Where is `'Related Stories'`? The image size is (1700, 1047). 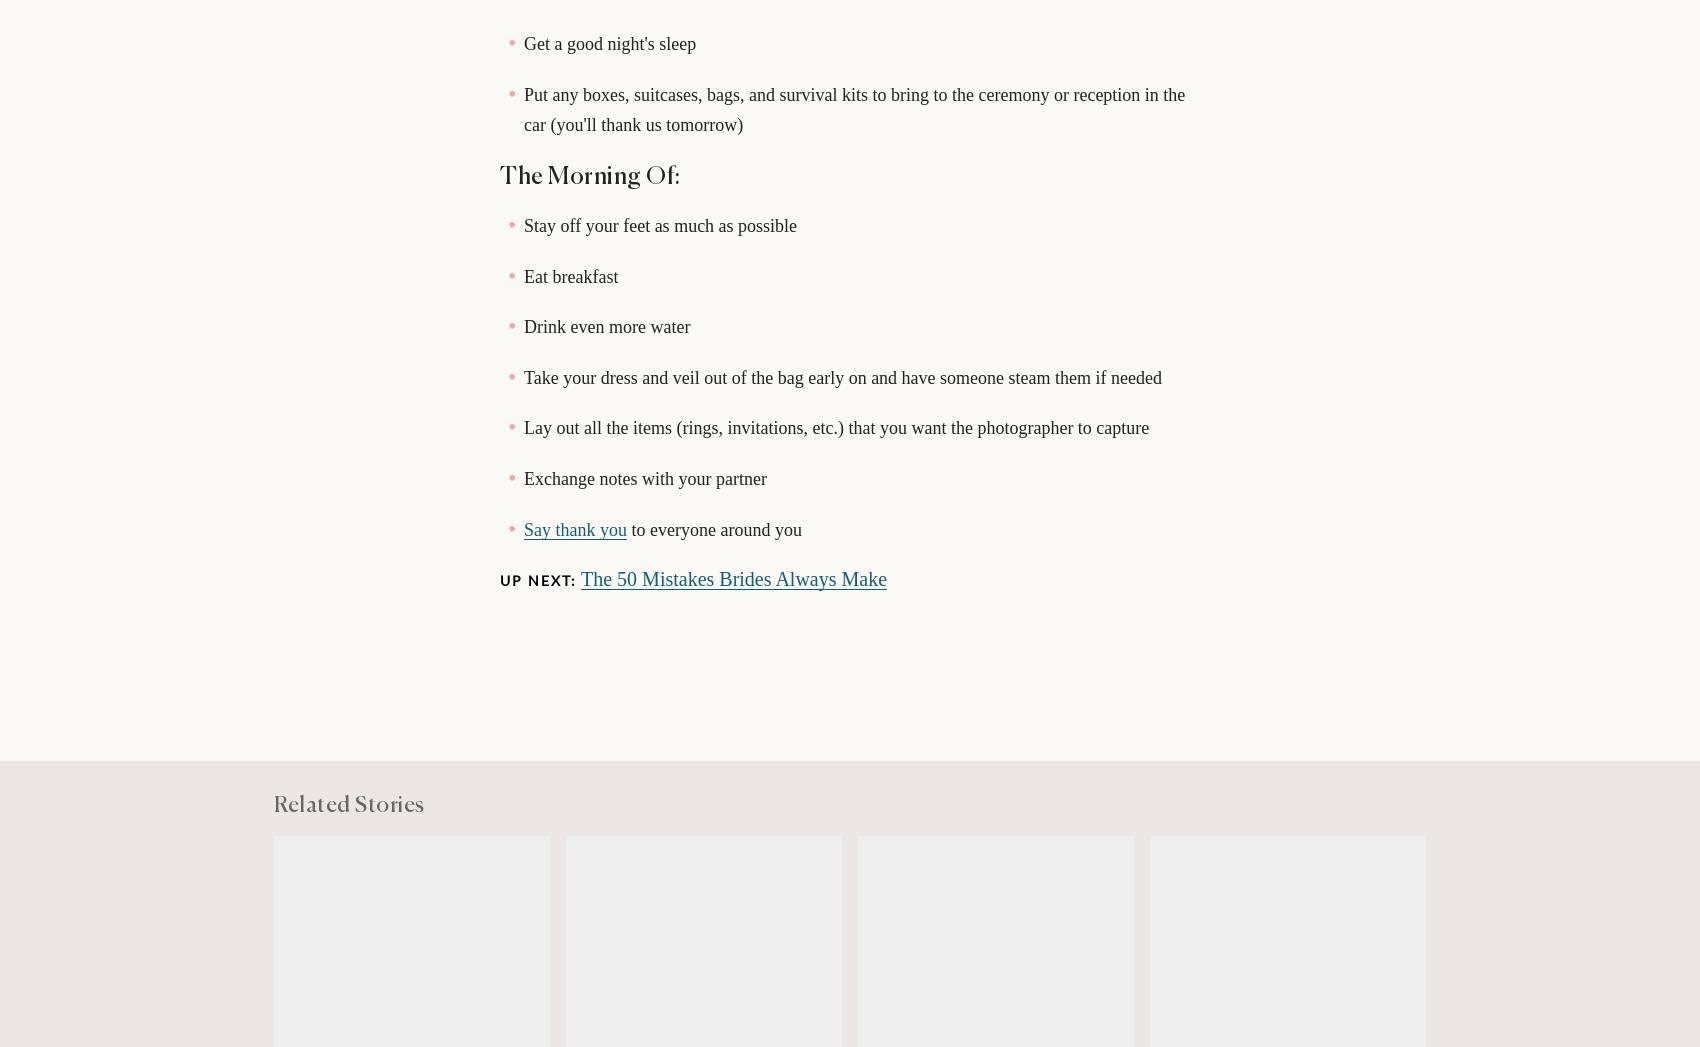 'Related Stories' is located at coordinates (348, 804).